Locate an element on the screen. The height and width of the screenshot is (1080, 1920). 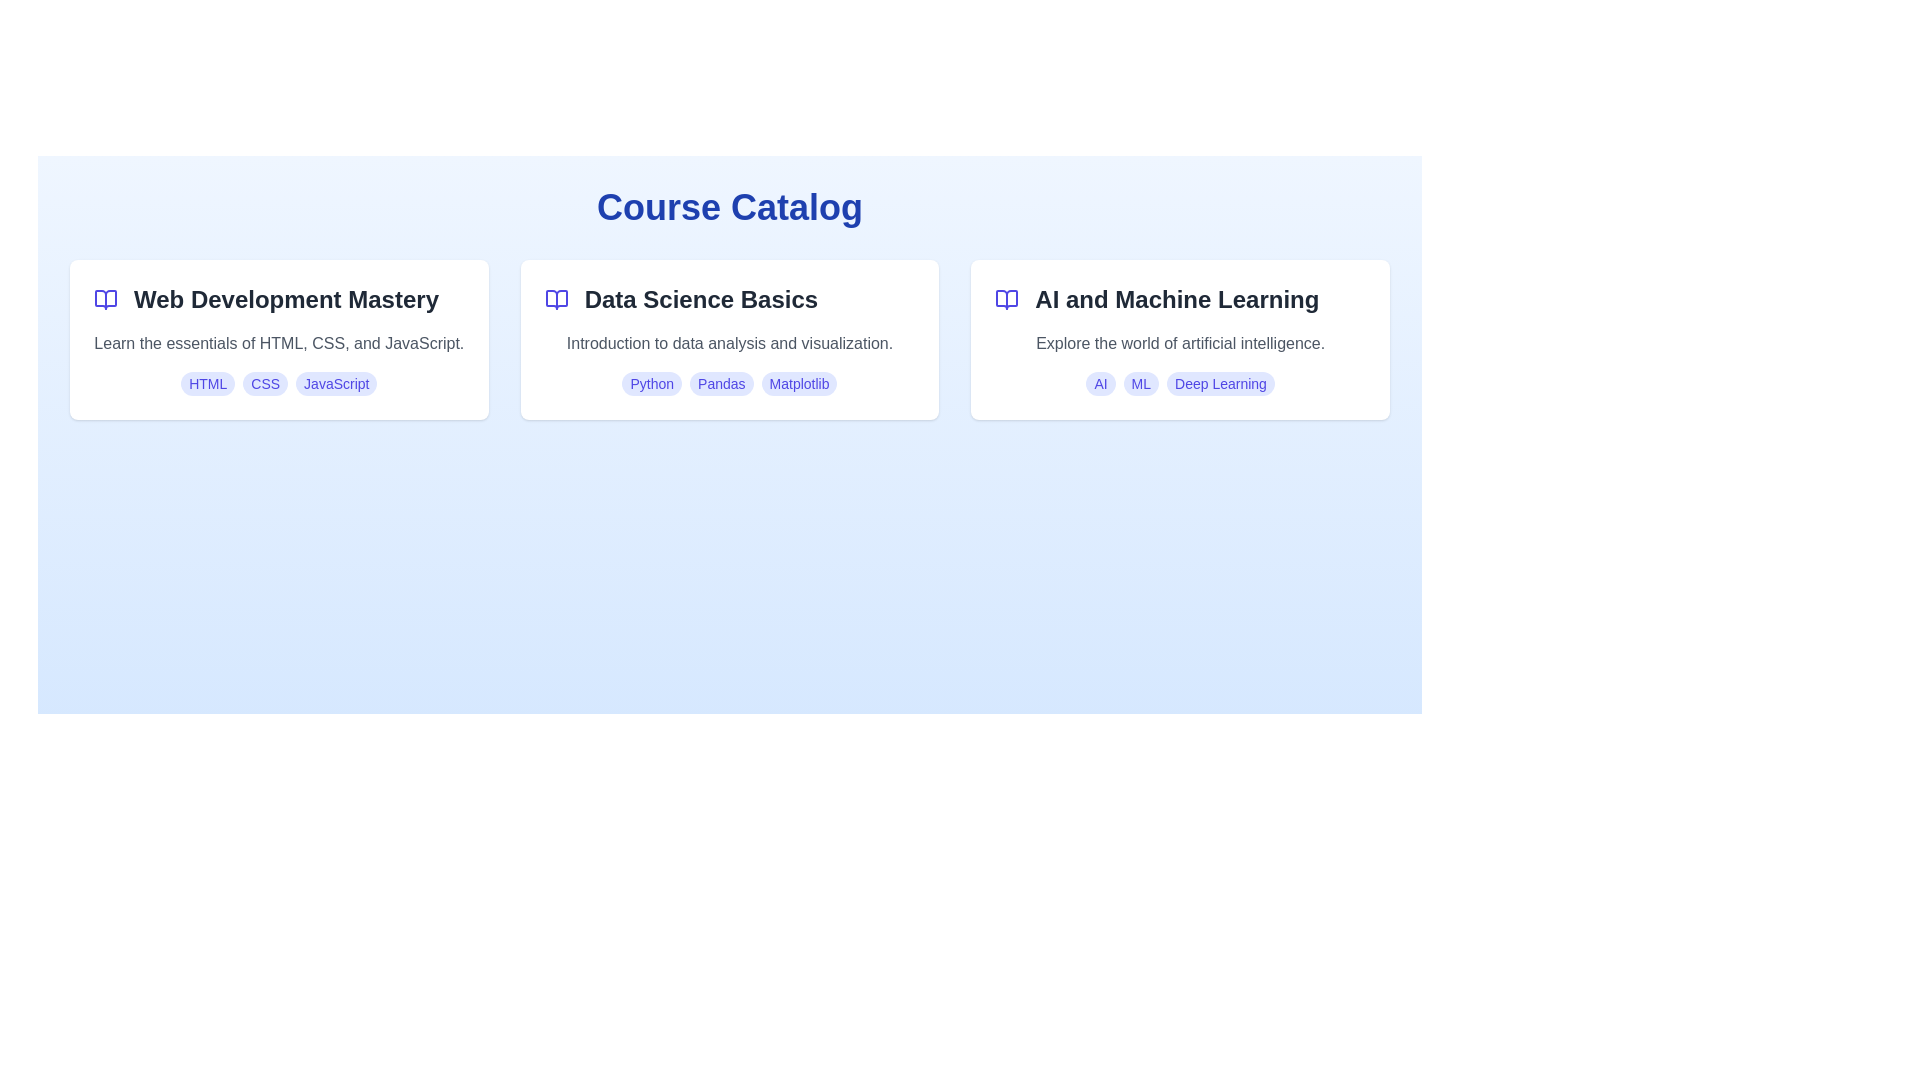
the distinctive SVG graphic depicting a book icon with two open pages, styled in indigo, located in the leftmost card next to the title 'Web Development Mastery' is located at coordinates (104, 300).